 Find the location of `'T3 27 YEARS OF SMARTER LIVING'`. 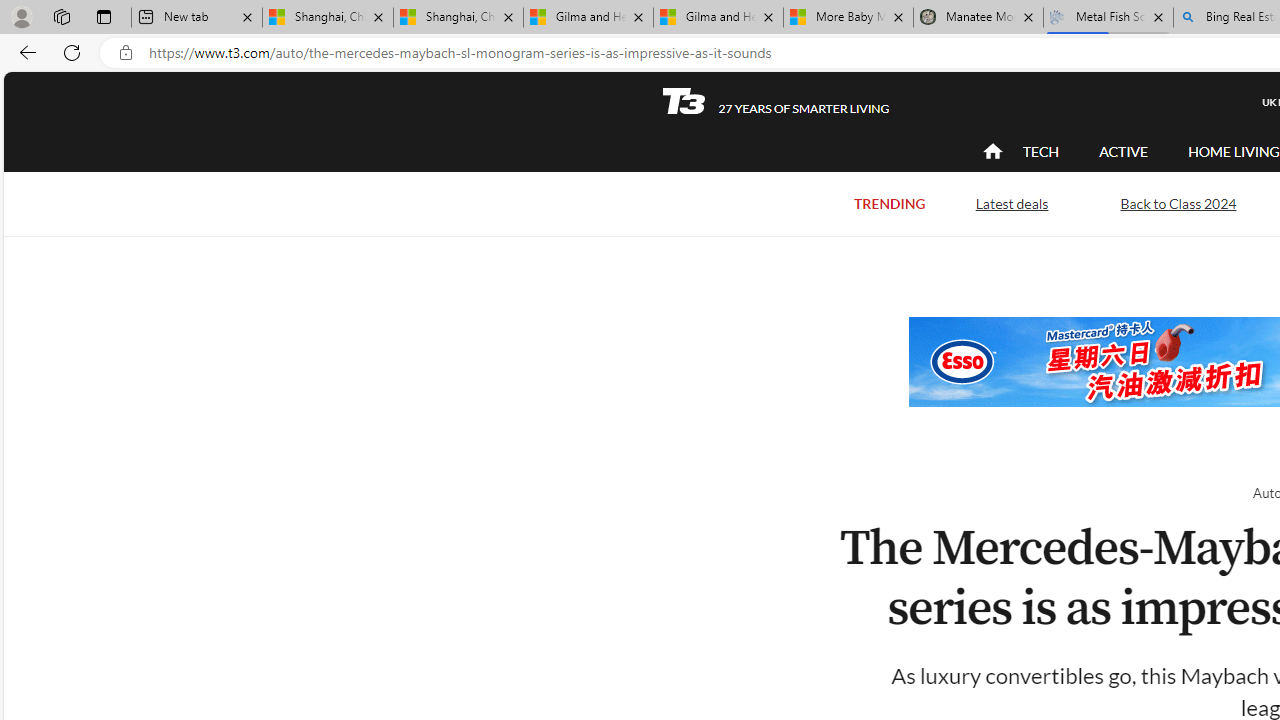

'T3 27 YEARS OF SMARTER LIVING' is located at coordinates (774, 101).